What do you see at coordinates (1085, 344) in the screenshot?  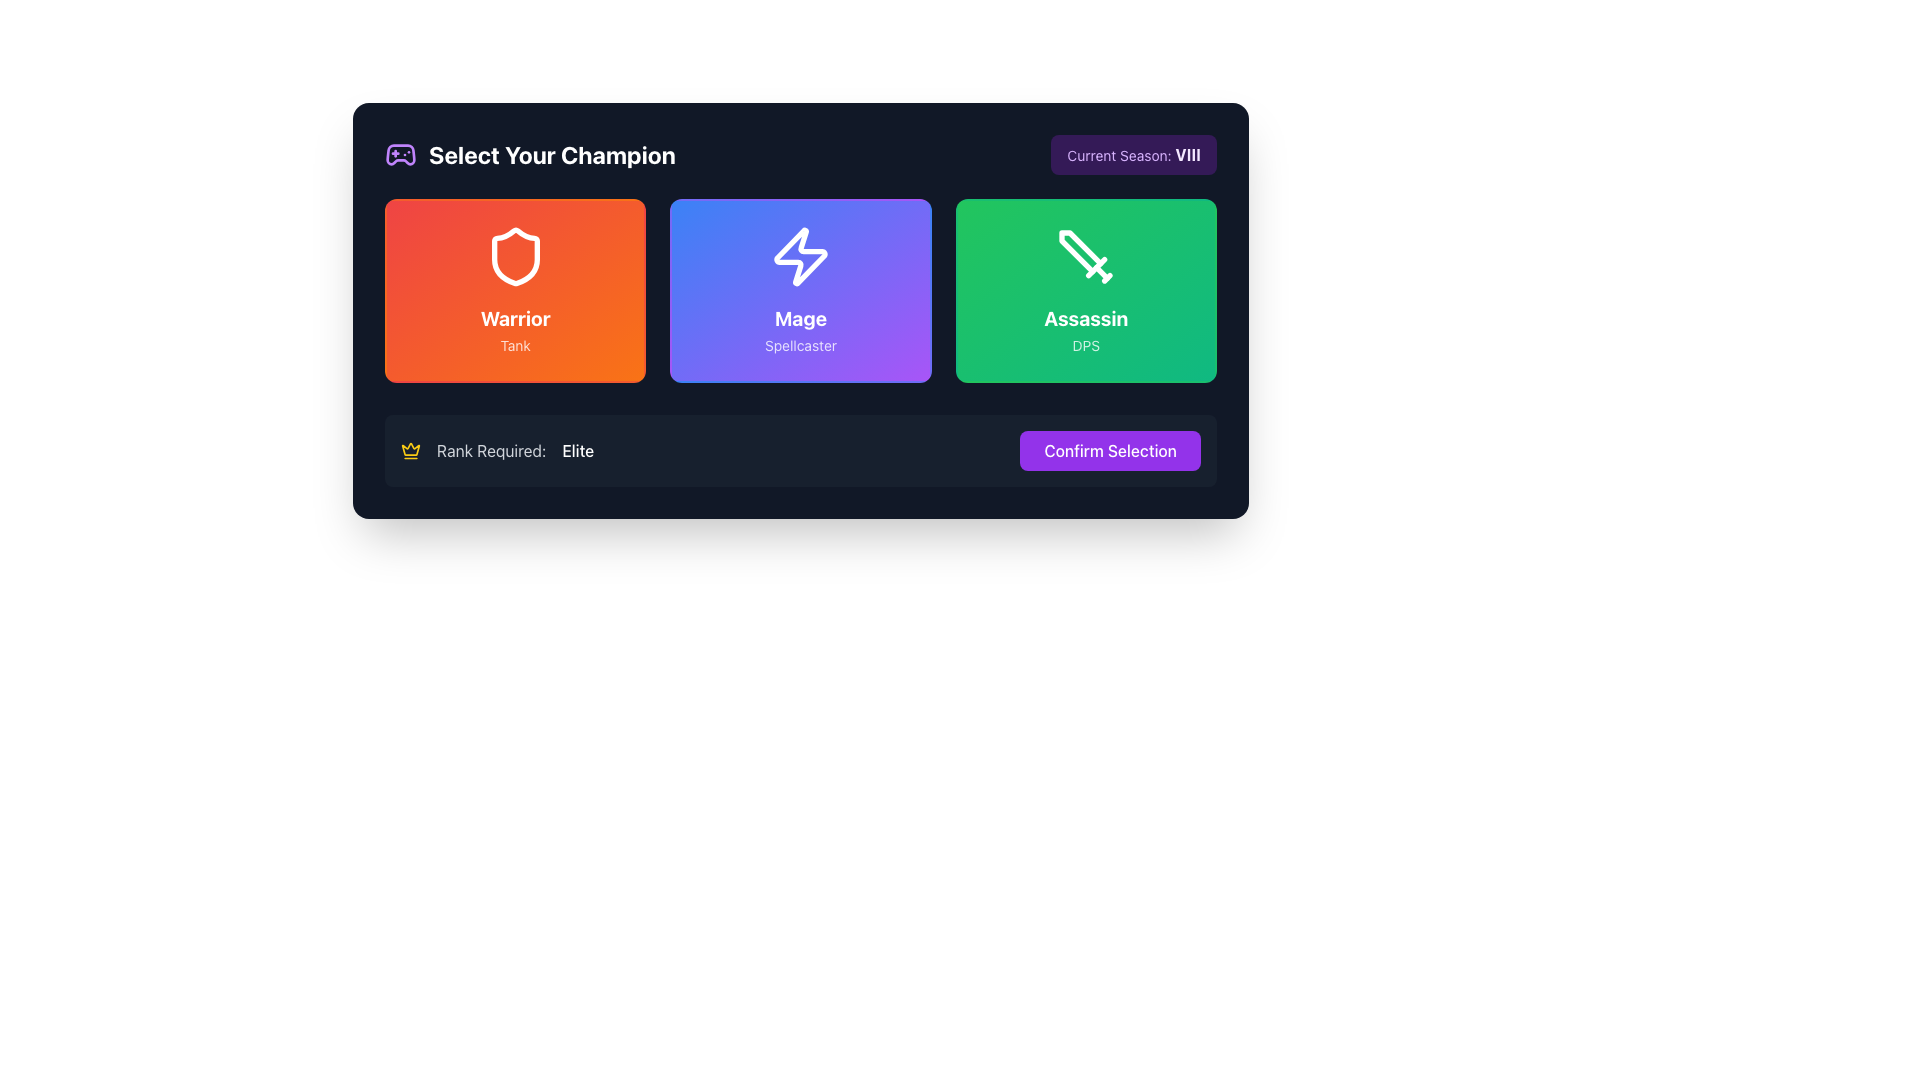 I see `the text label displaying 'DPS' in light white color on a dark green background, located within the 'Assassin' card` at bounding box center [1085, 344].